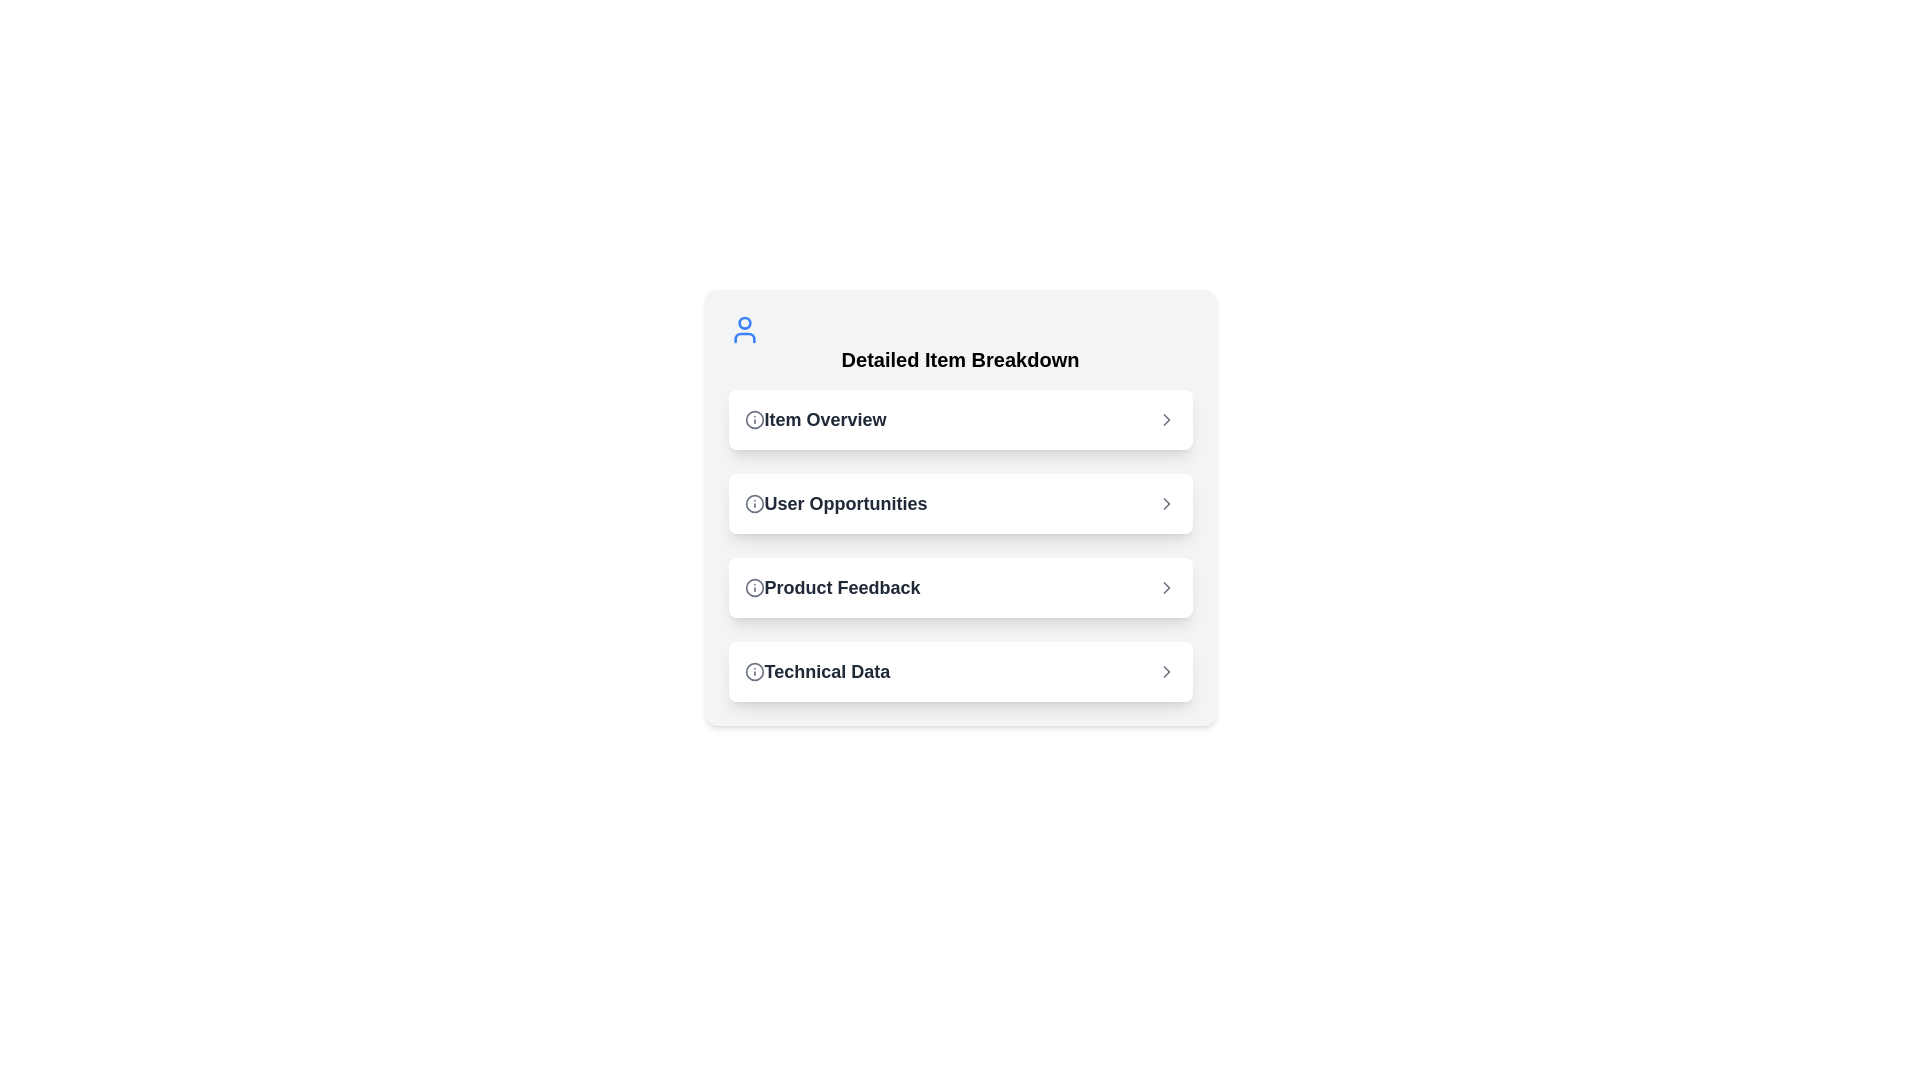  What do you see at coordinates (1166, 586) in the screenshot?
I see `the icon on the far-right edge of the horizontal layout that indicates 'Product Feedback' to trigger a tooltip or visual highlight` at bounding box center [1166, 586].